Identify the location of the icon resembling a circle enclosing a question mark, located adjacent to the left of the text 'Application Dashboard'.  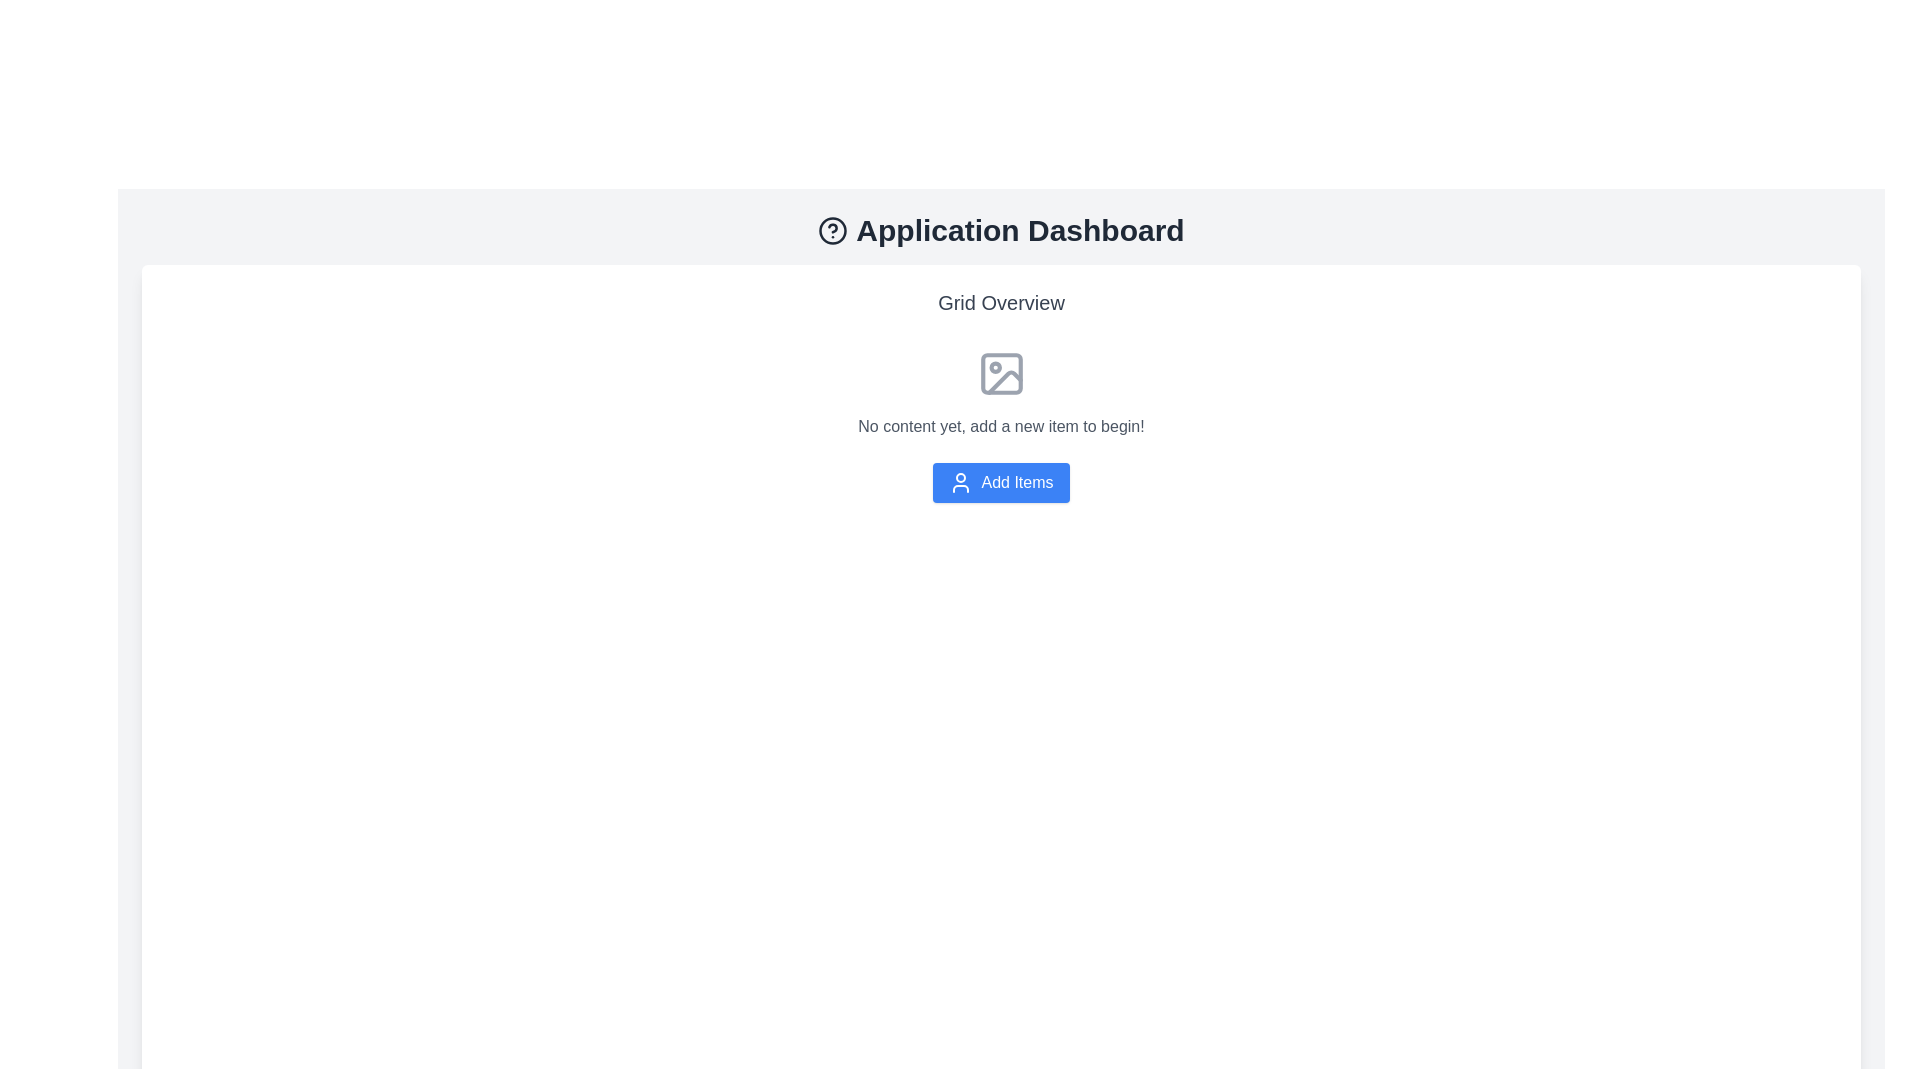
(833, 230).